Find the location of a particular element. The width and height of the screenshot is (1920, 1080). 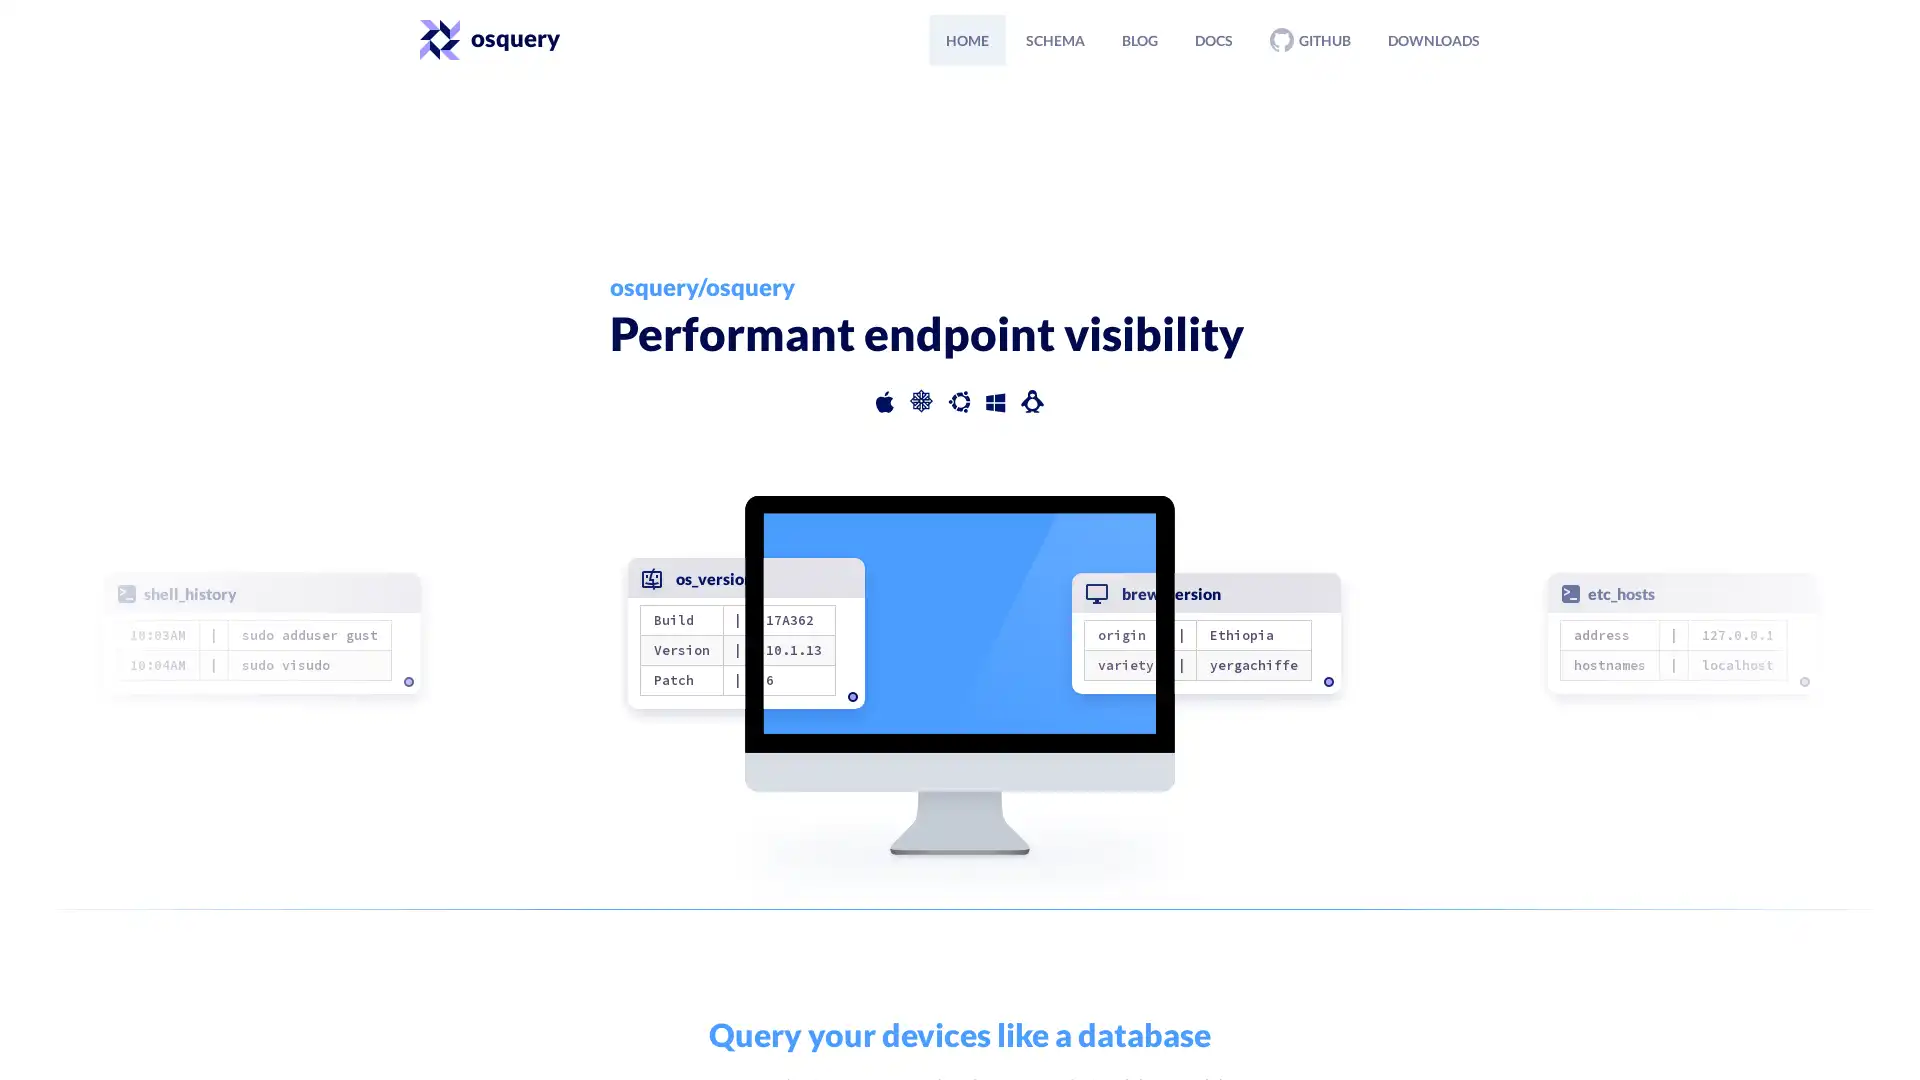

DOWNLOADS is located at coordinates (1433, 39).